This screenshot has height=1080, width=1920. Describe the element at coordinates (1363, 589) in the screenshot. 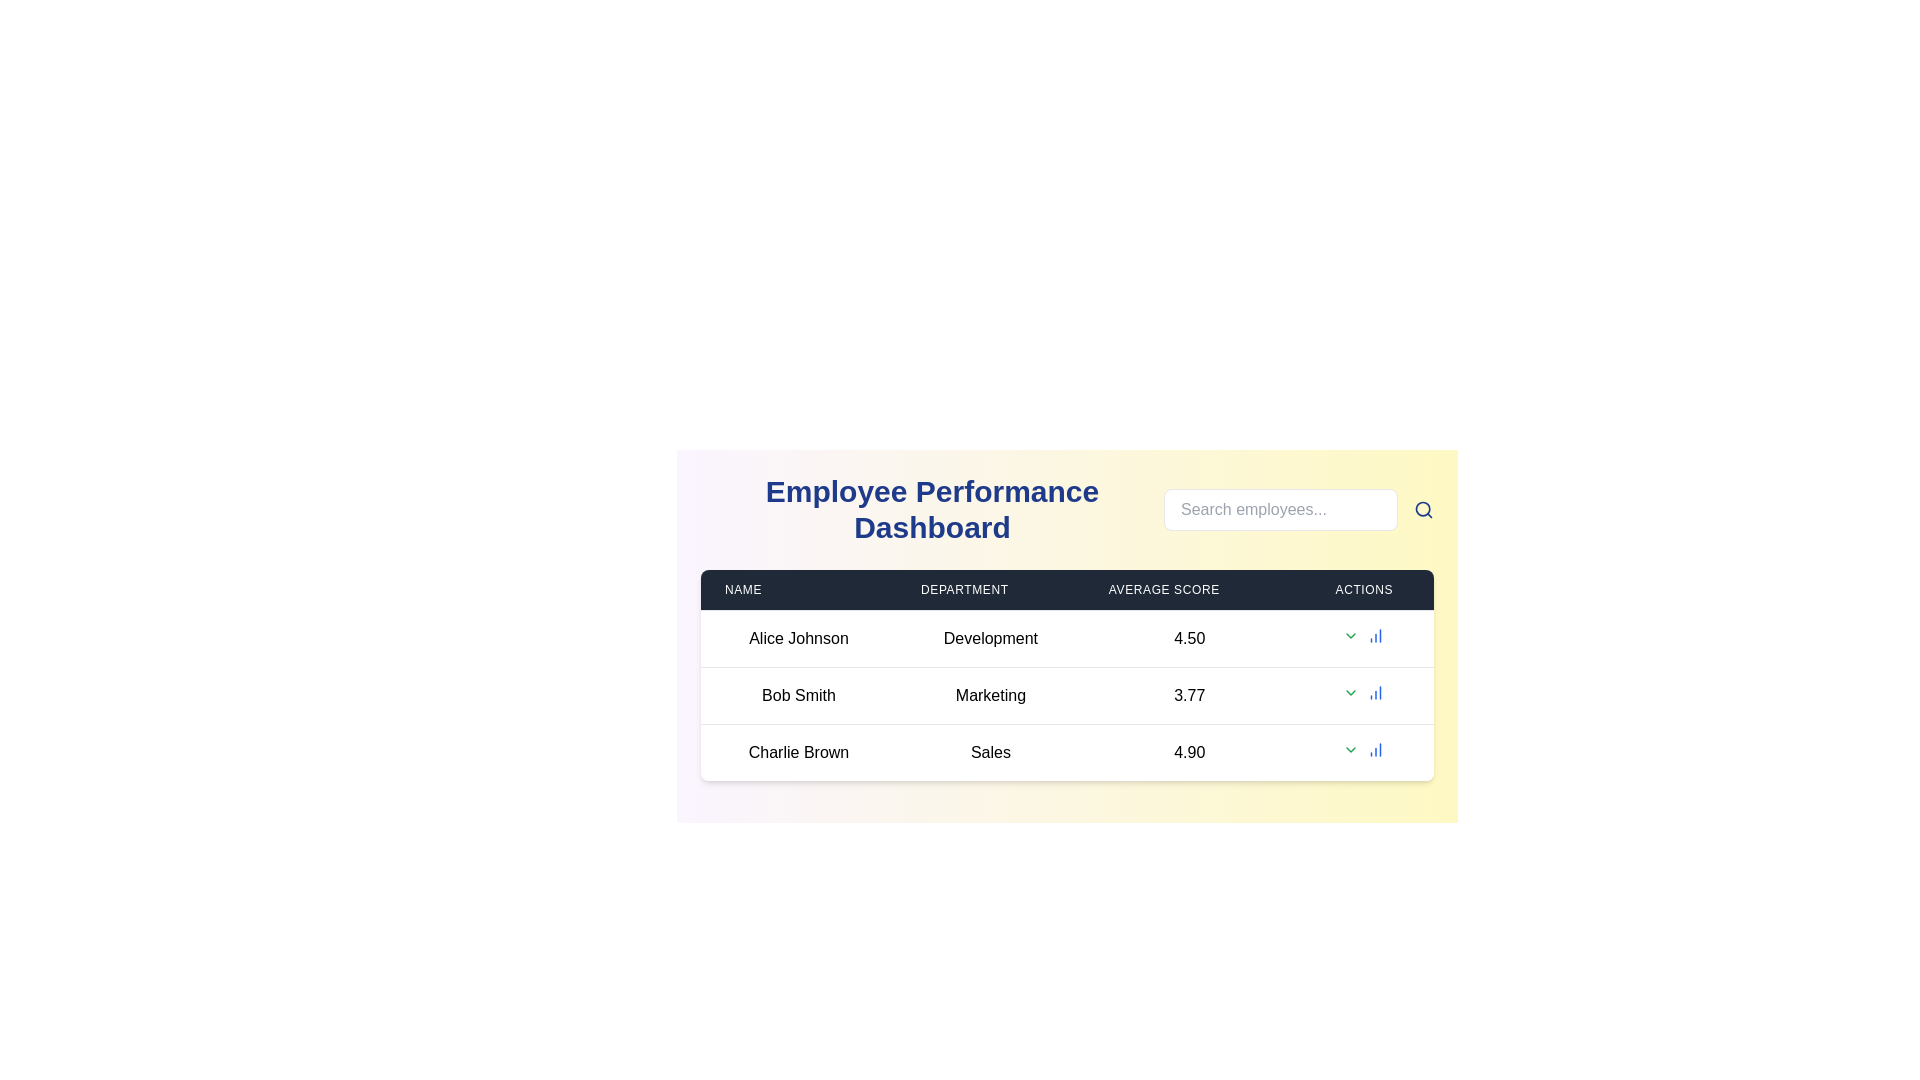

I see `the 'Actions' Table Column Header, which is the last header cell in the table with a dark background and white text, positioned at the far-right of the header row` at that location.